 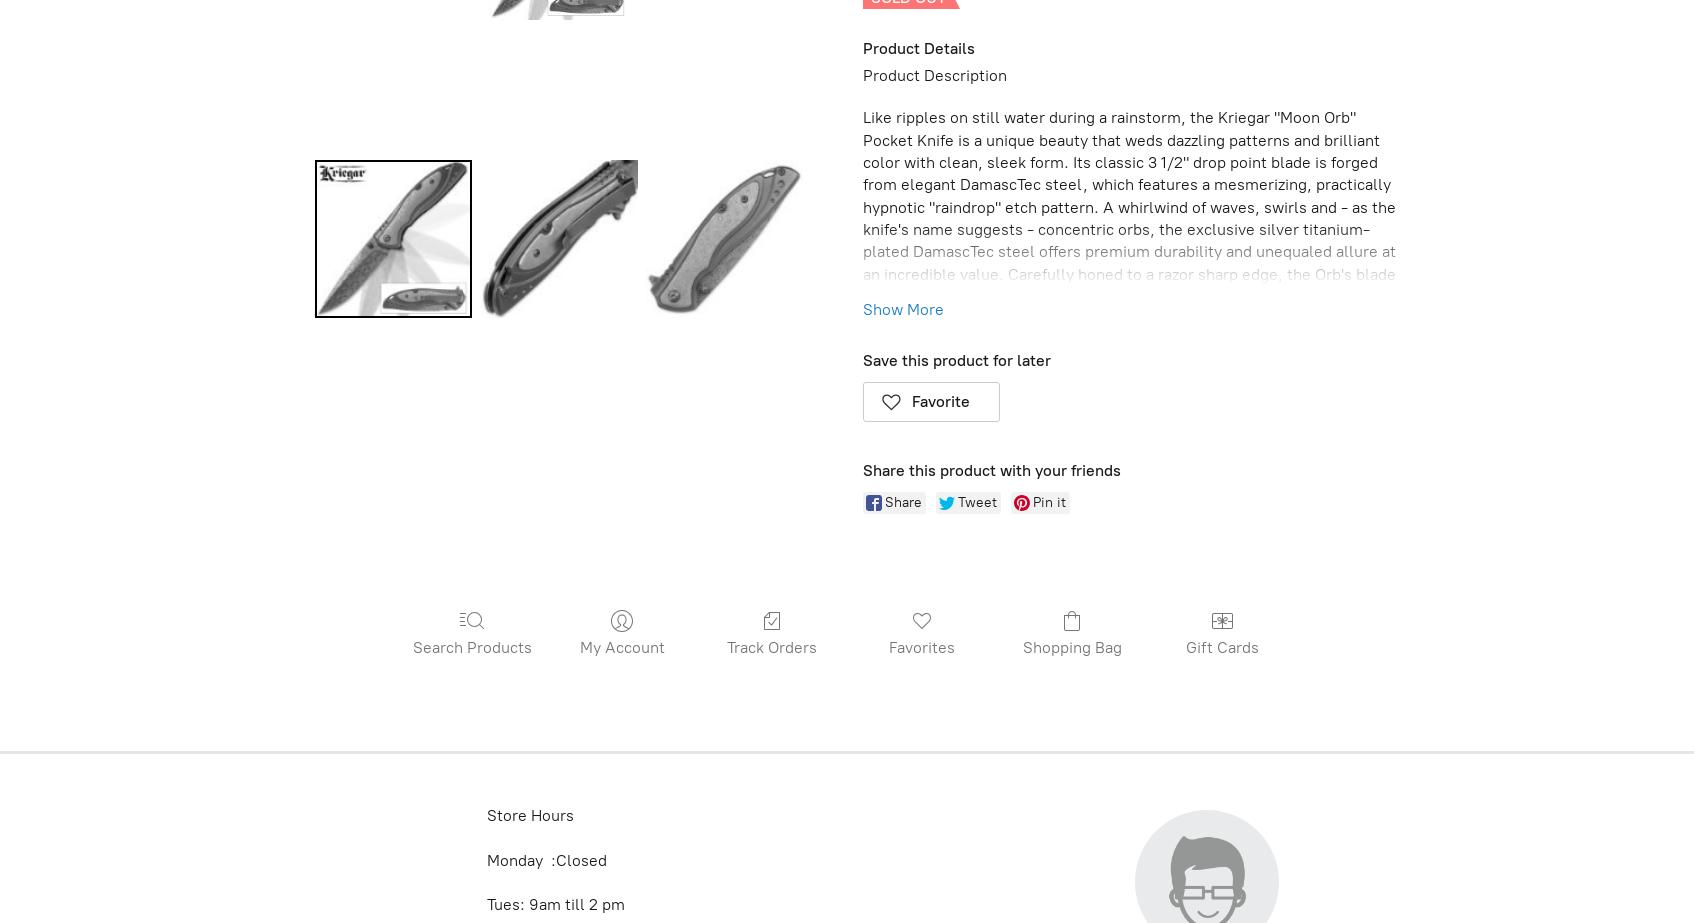 What do you see at coordinates (956, 360) in the screenshot?
I see `'Save this product for later'` at bounding box center [956, 360].